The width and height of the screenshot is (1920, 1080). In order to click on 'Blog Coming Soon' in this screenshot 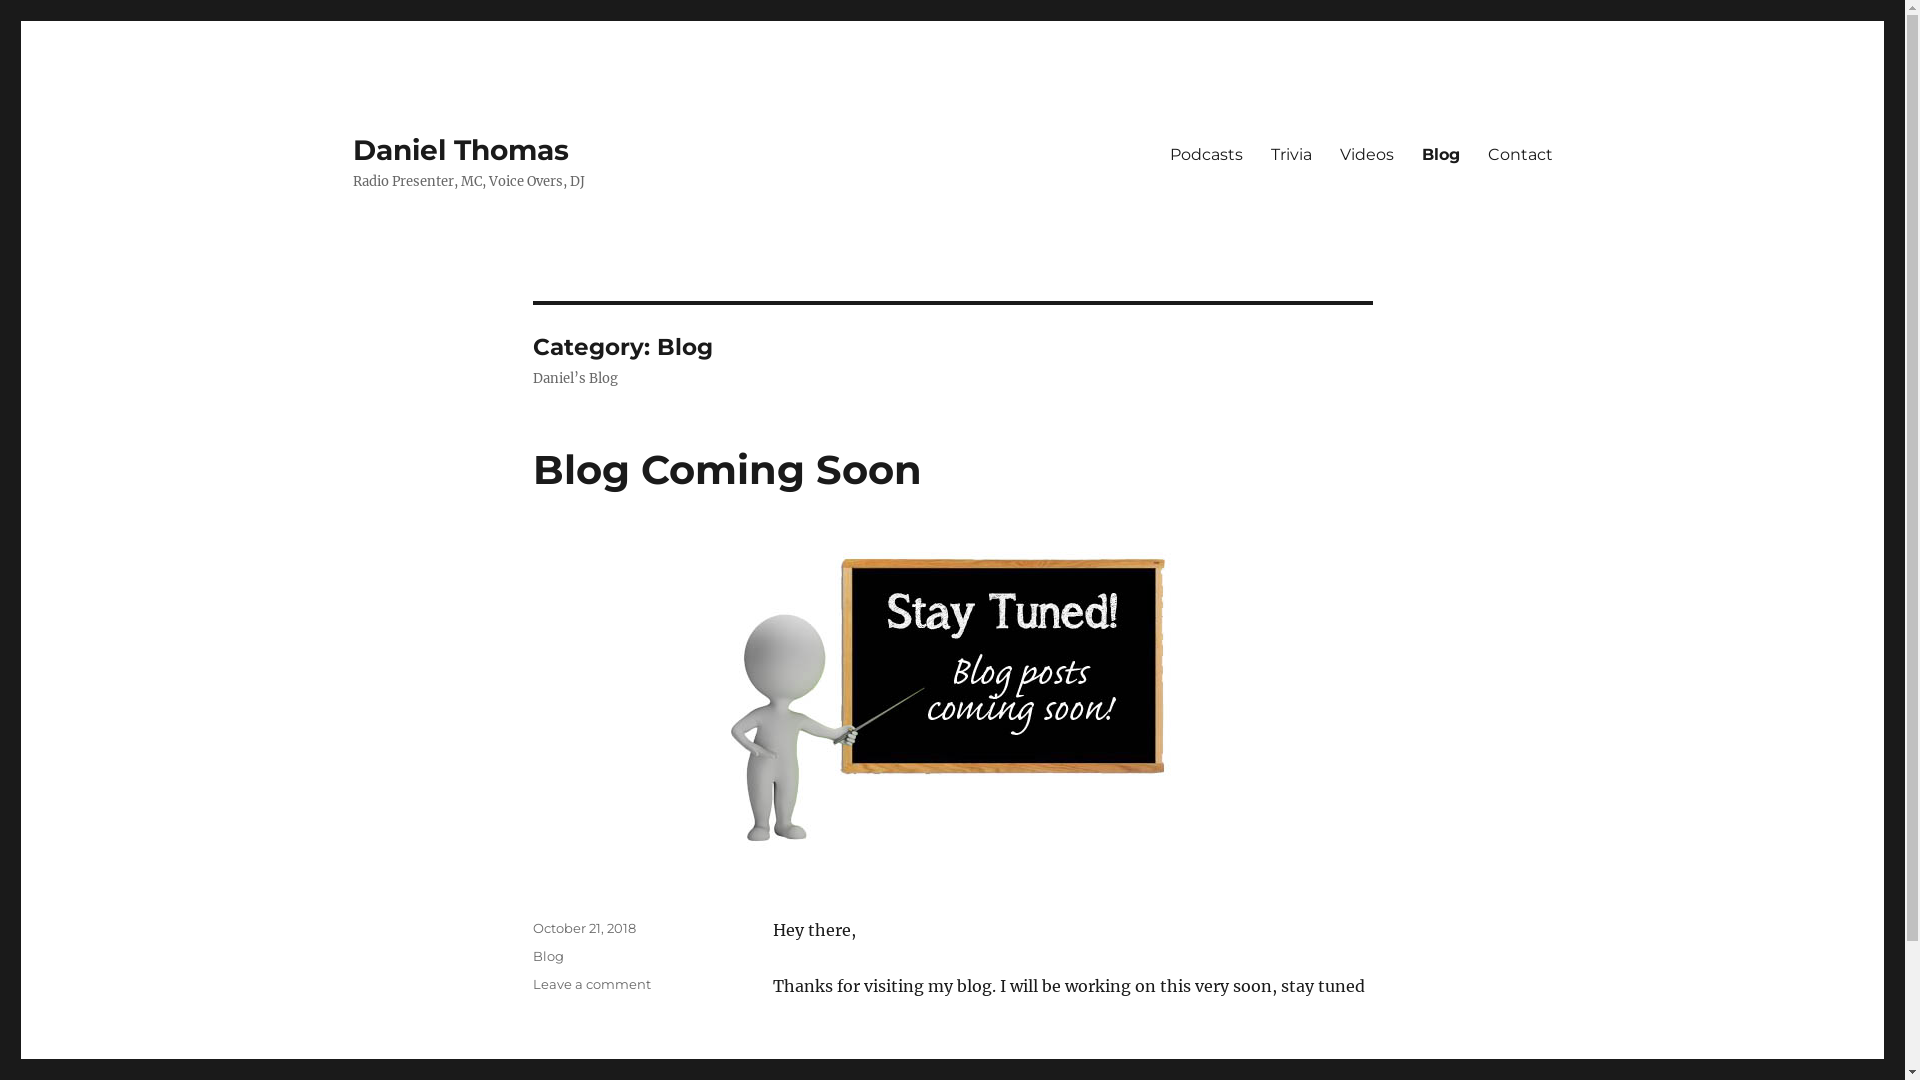, I will do `click(725, 469)`.